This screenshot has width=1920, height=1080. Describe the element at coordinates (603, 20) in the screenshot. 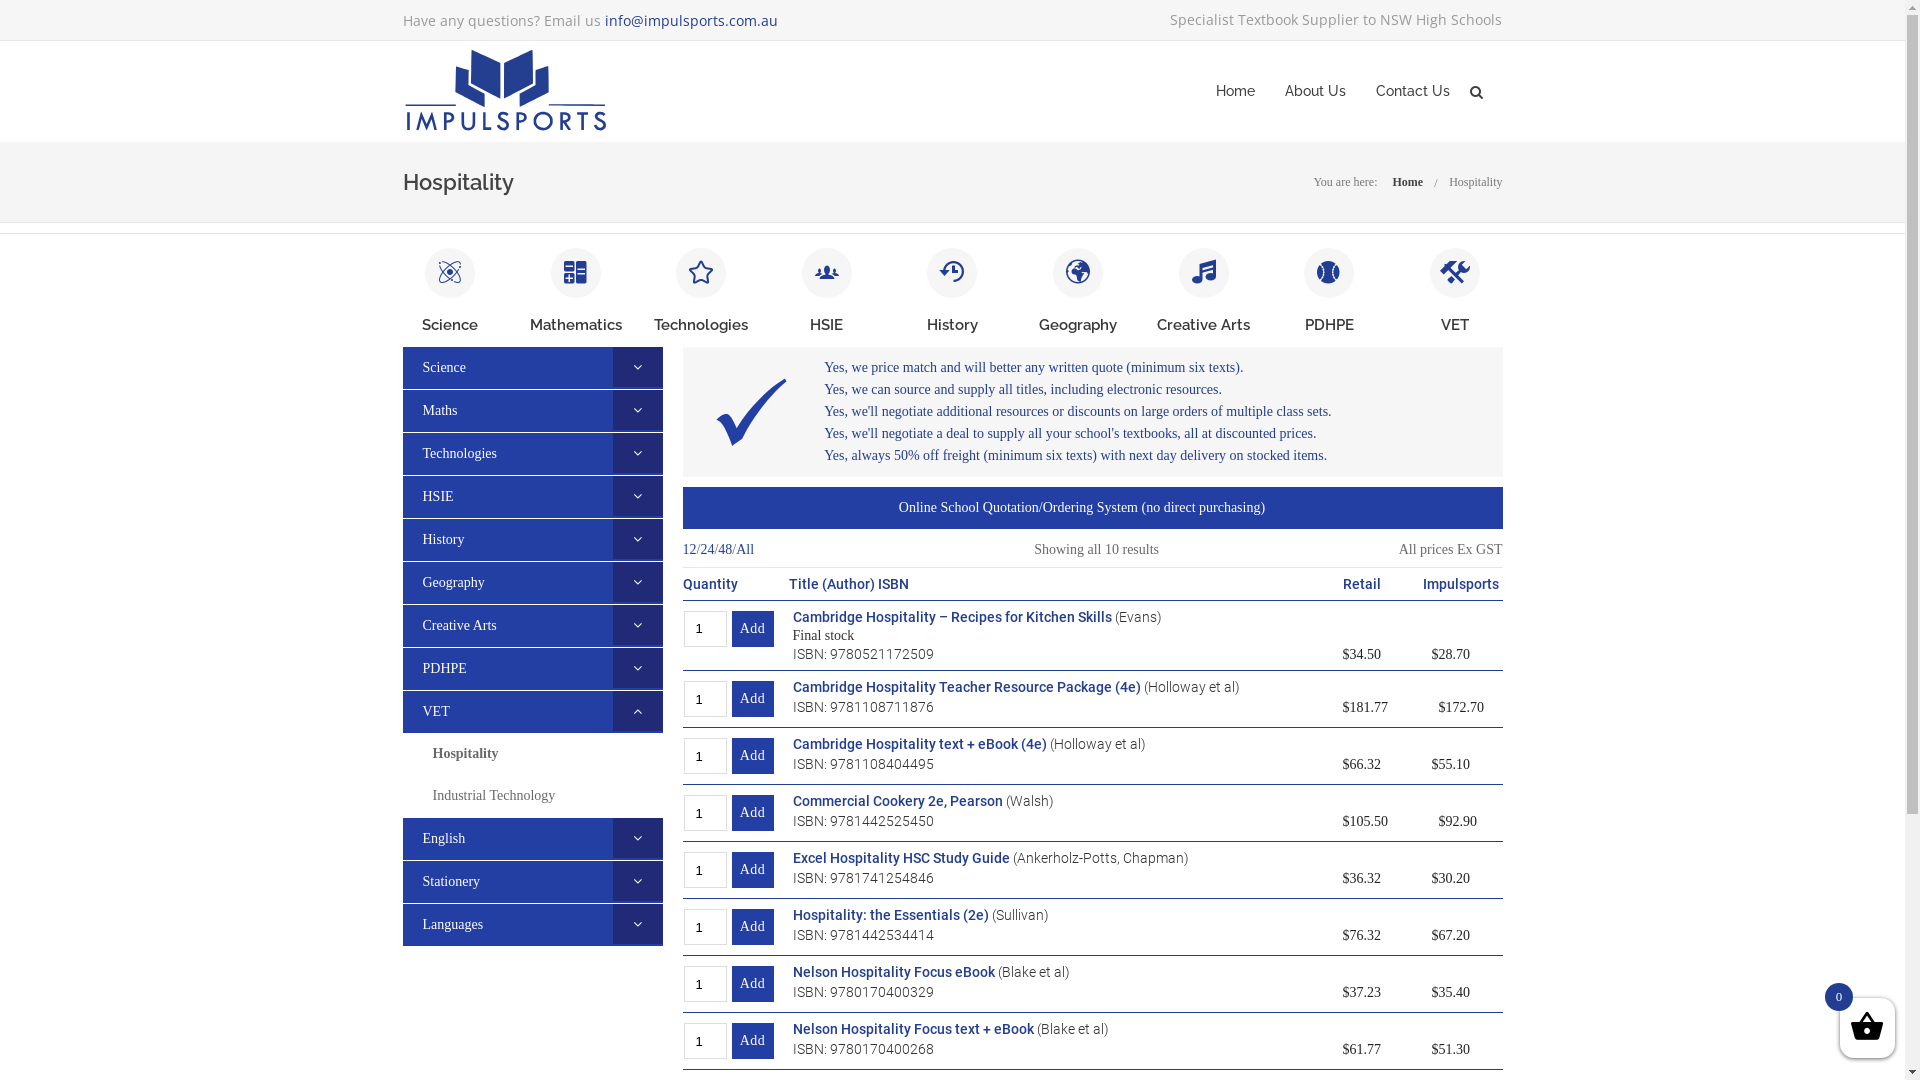

I see `'info@impulsports.com.au'` at that location.